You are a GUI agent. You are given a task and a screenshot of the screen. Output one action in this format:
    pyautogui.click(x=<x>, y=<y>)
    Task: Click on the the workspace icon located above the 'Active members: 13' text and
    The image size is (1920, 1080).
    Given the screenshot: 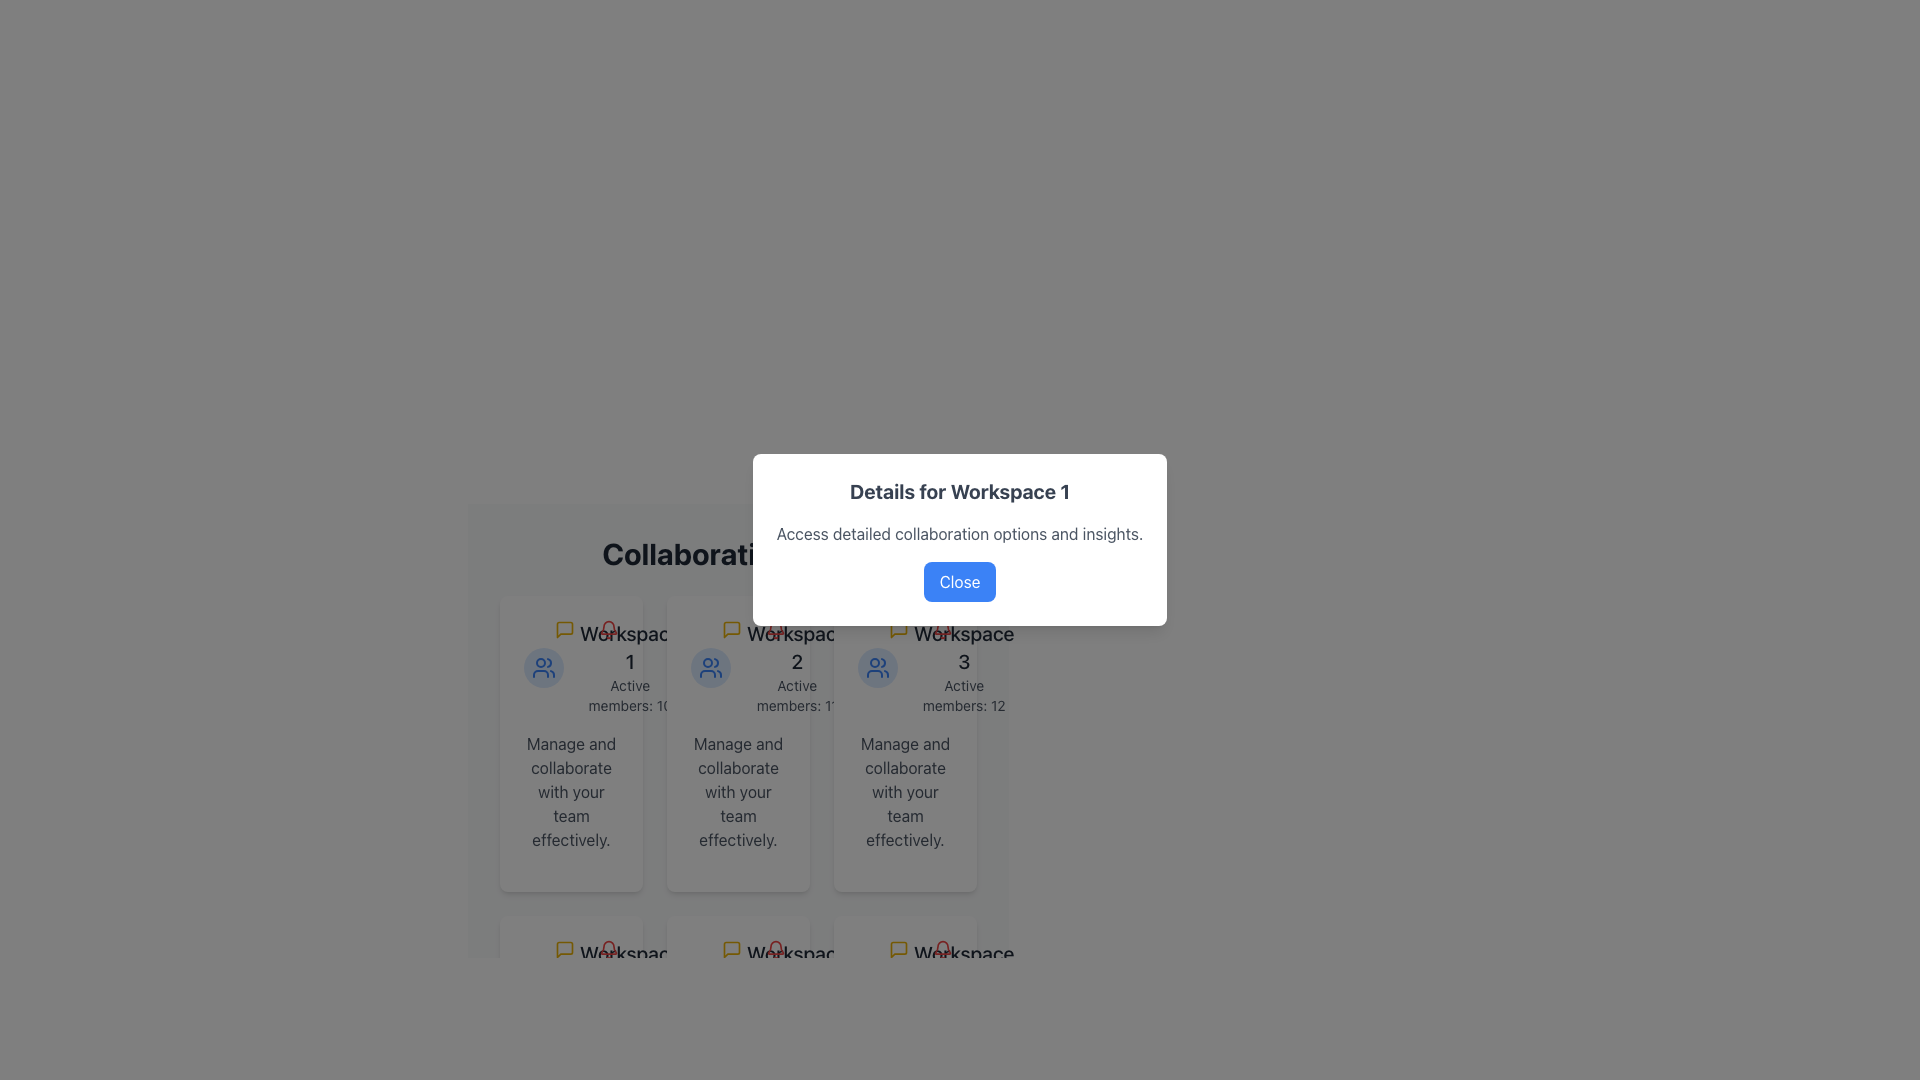 What is the action you would take?
    pyautogui.click(x=543, y=986)
    